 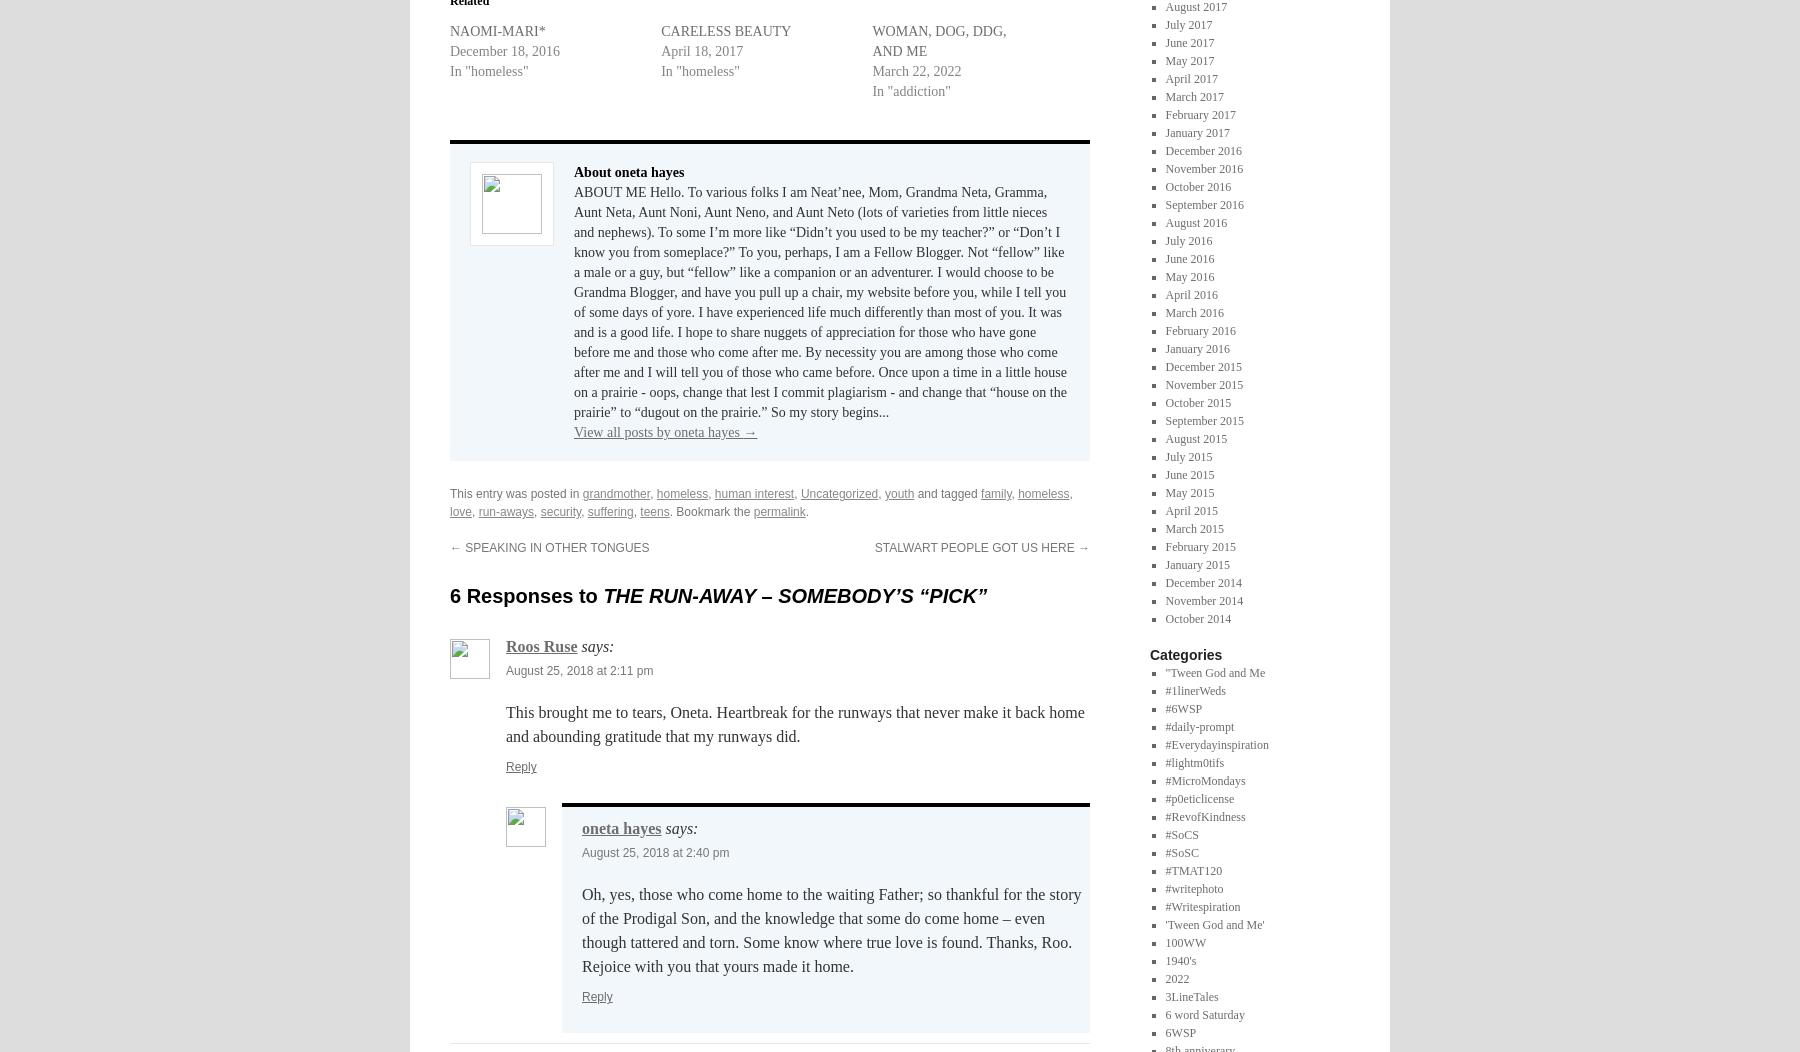 I want to click on 'June 2016', so click(x=1188, y=256).